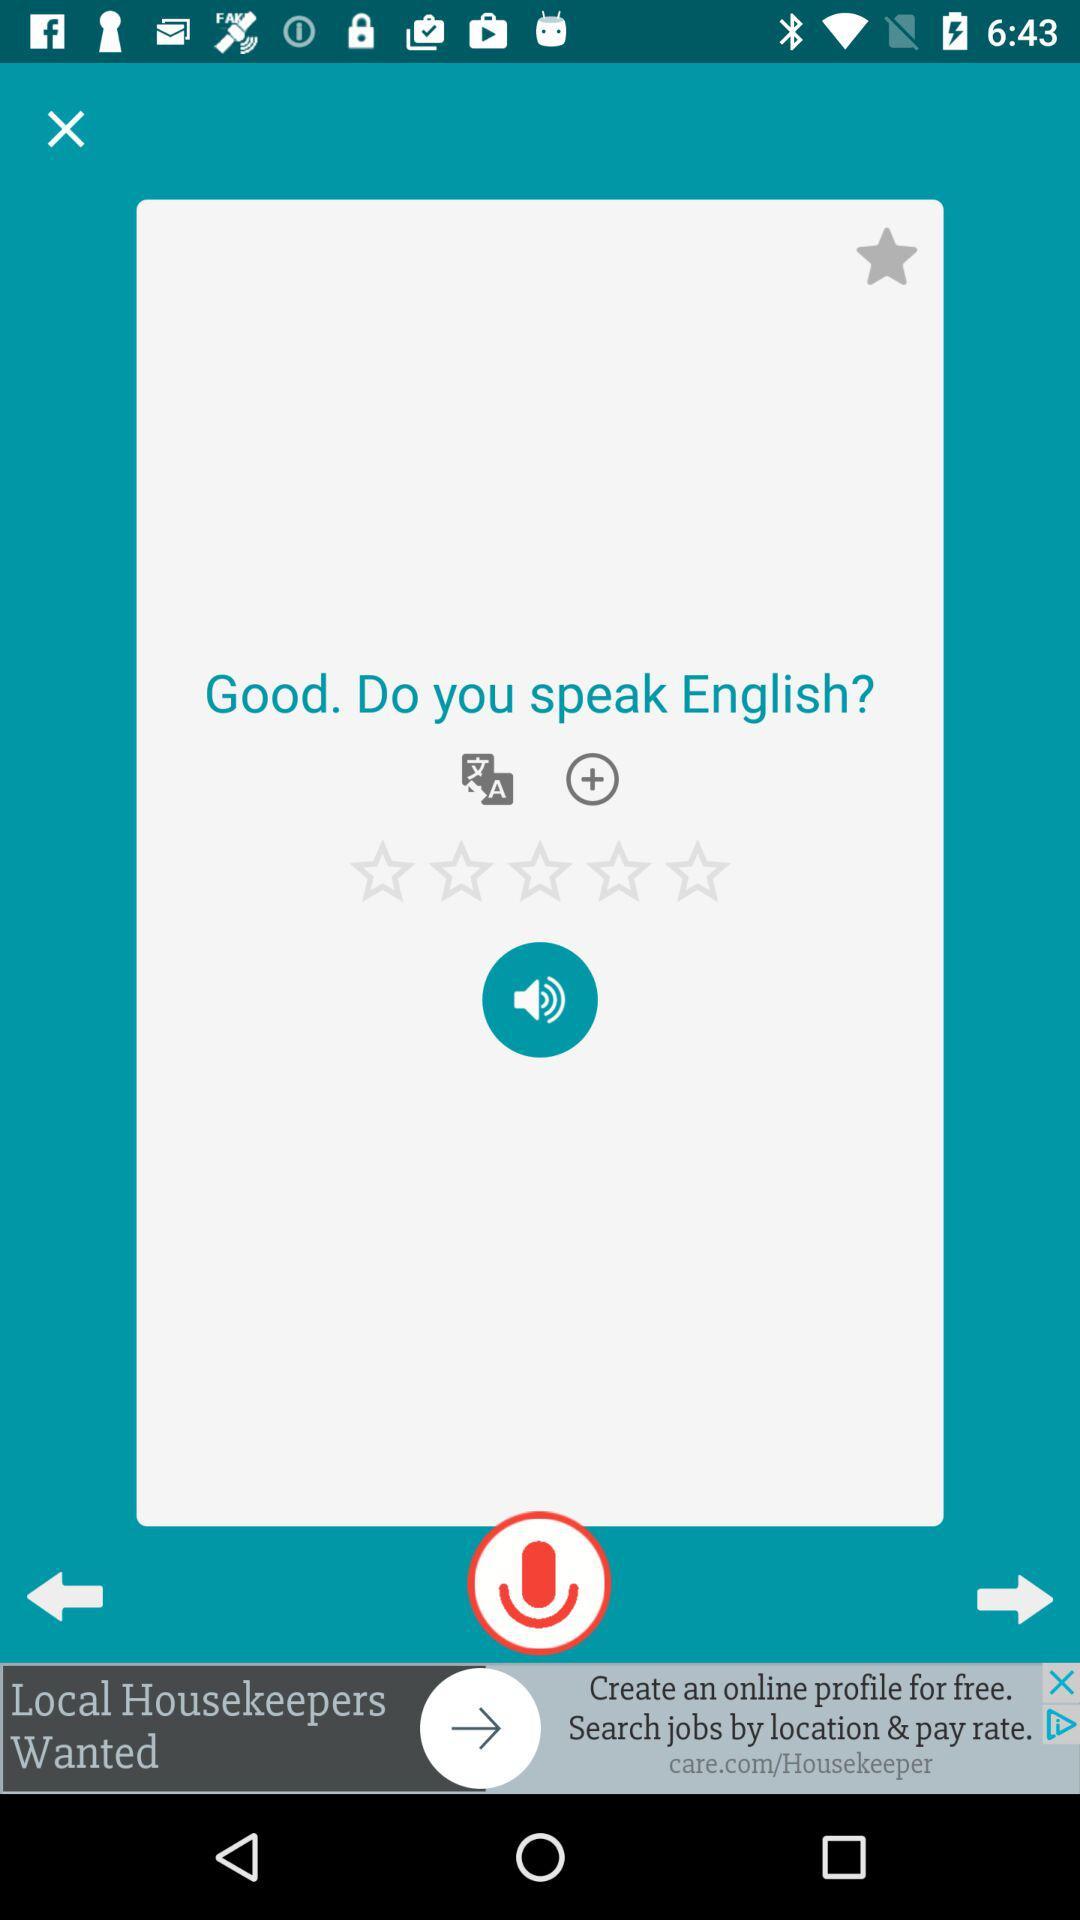  Describe the element at coordinates (80, 1579) in the screenshot. I see `the arrow_backward icon` at that location.